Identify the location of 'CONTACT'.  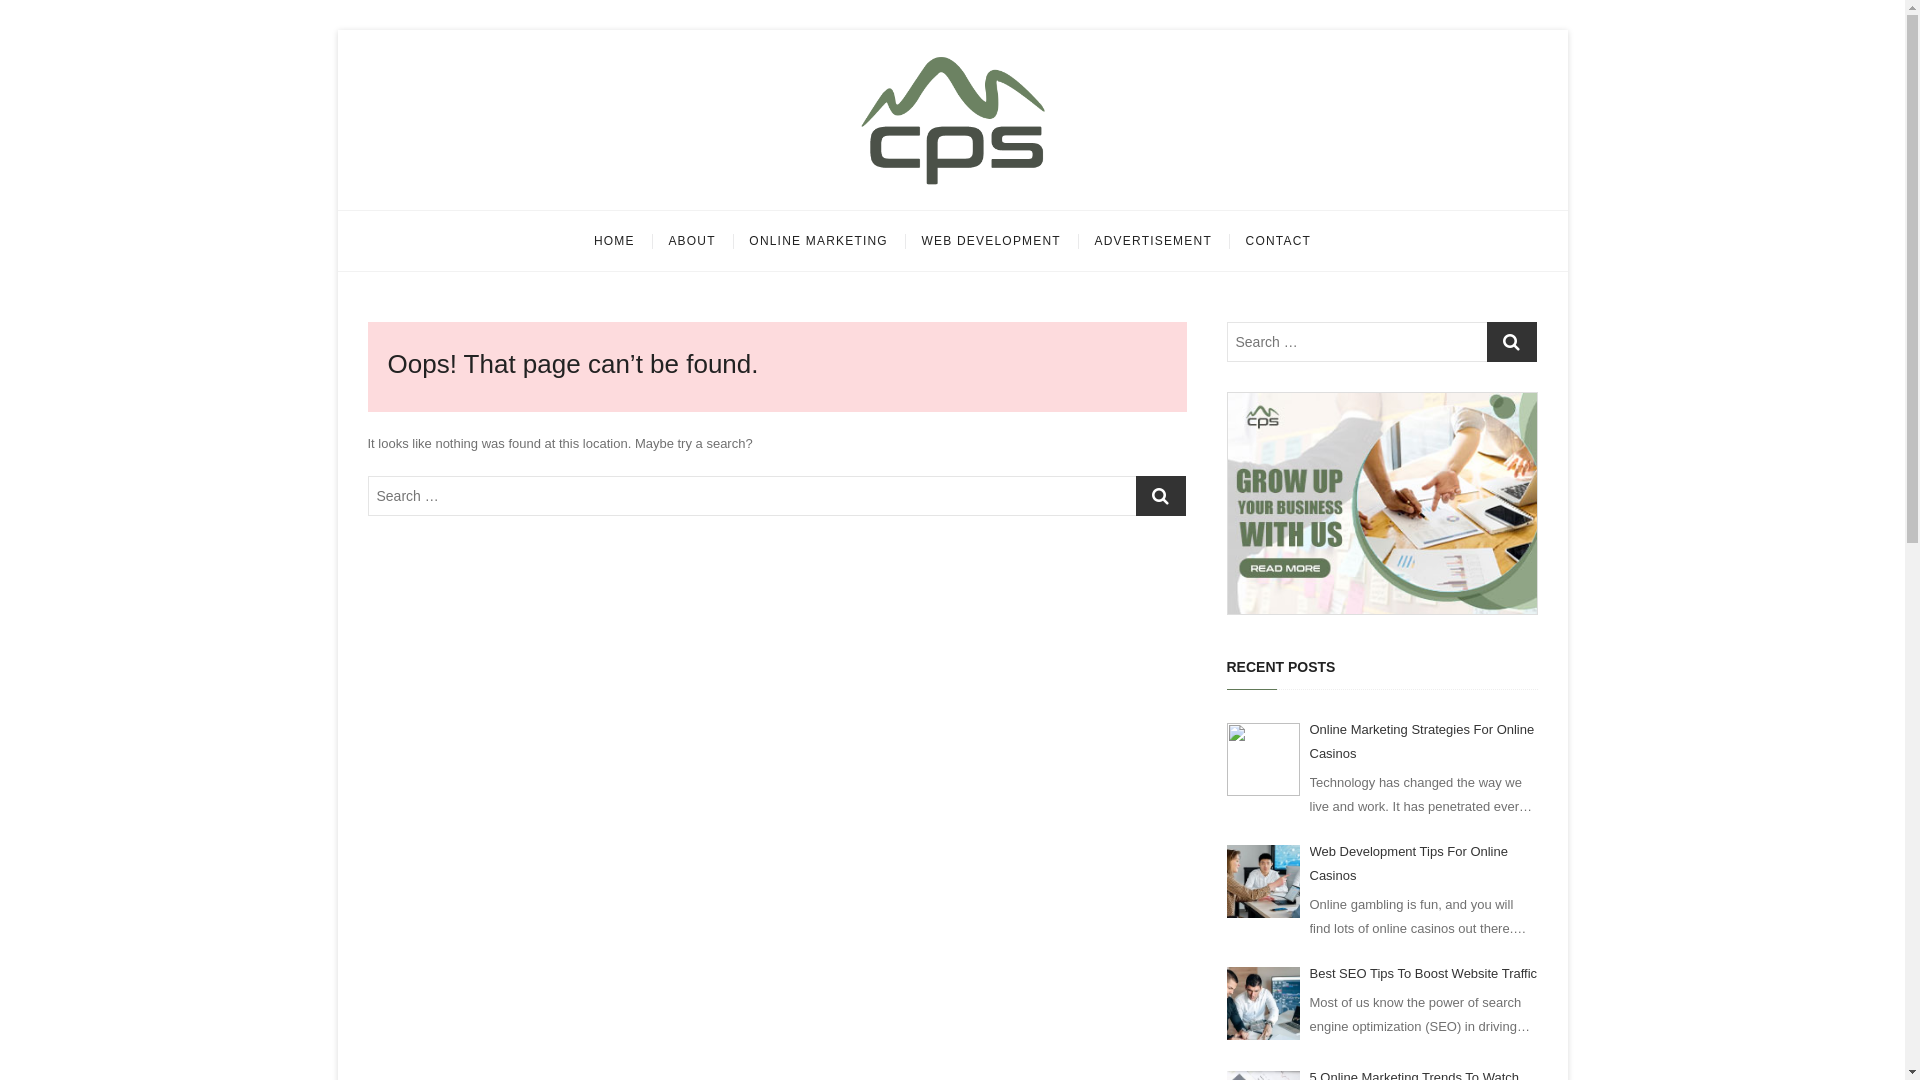
(1277, 239).